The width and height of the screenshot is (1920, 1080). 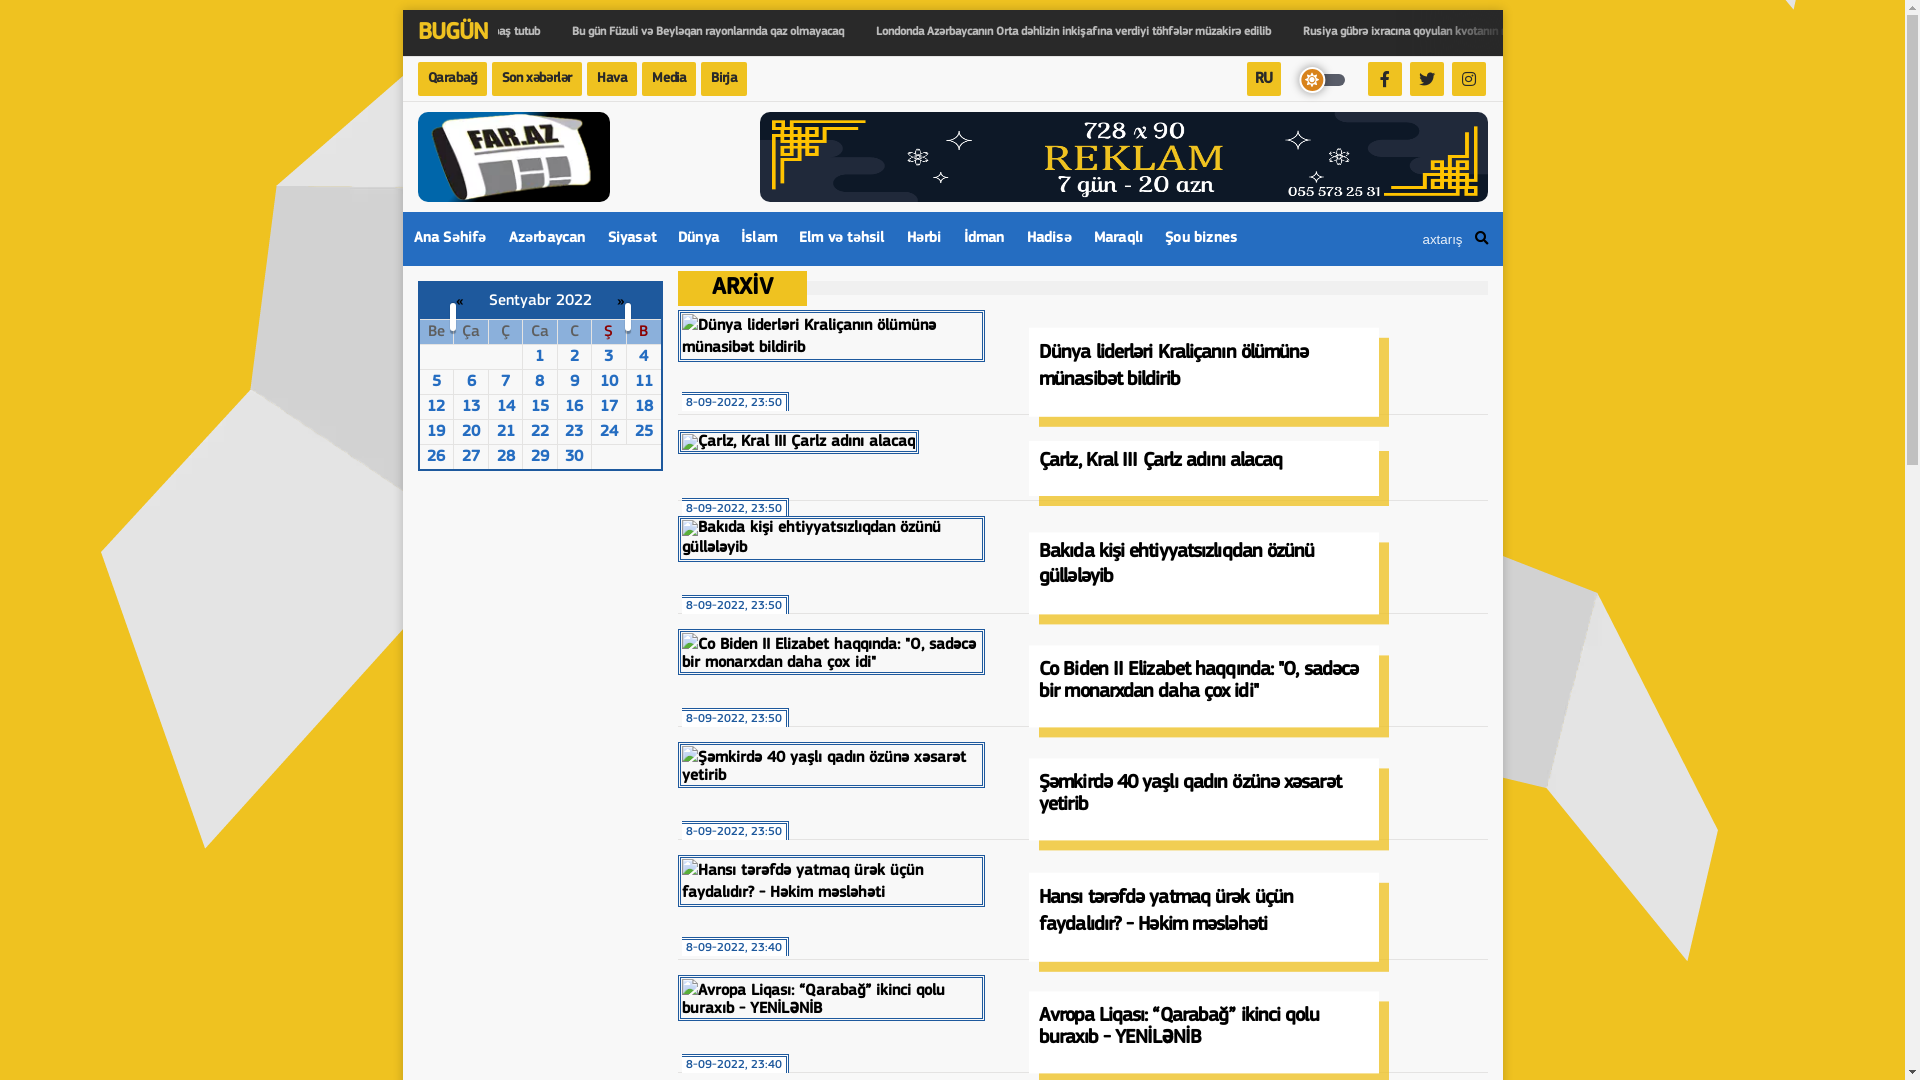 I want to click on '24', so click(x=608, y=431).